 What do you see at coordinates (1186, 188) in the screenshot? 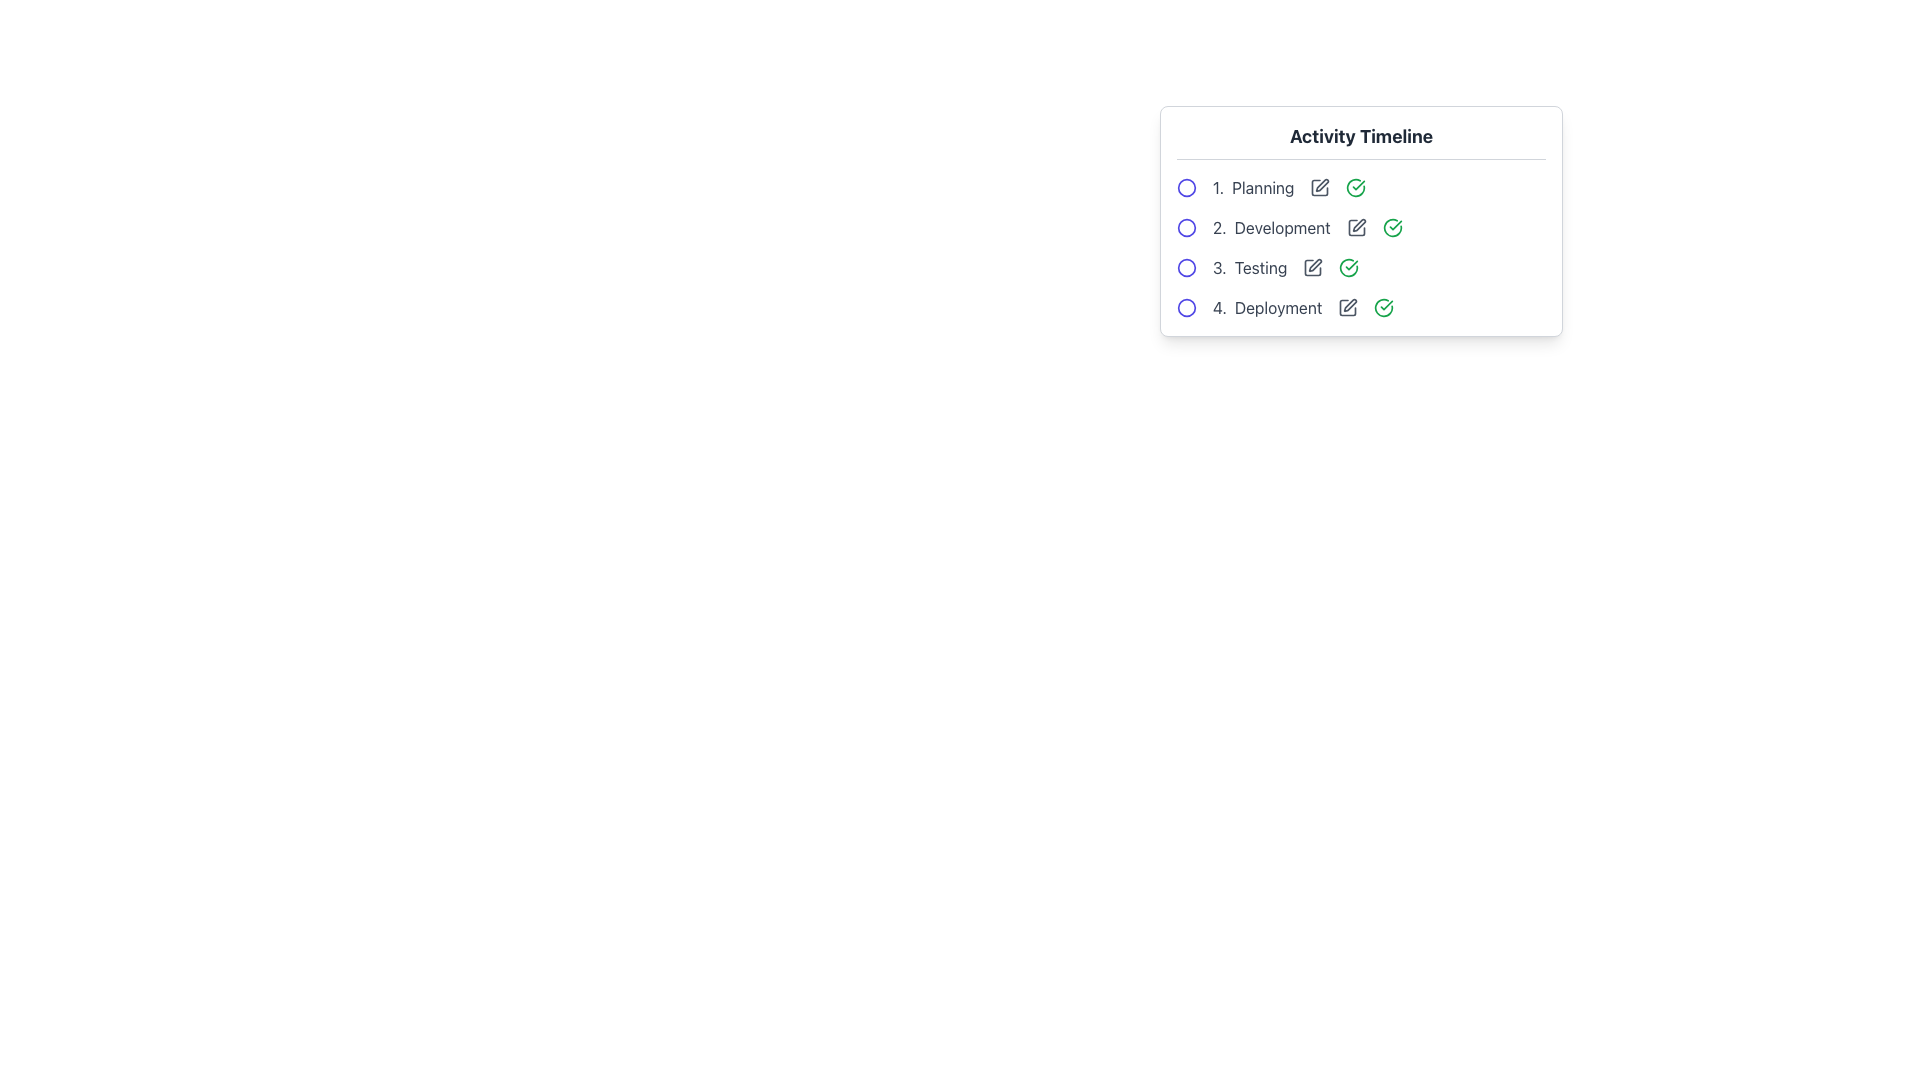
I see `the SVG graphic circle indicating '1. Planning' in the 'Activity Timeline' section` at bounding box center [1186, 188].